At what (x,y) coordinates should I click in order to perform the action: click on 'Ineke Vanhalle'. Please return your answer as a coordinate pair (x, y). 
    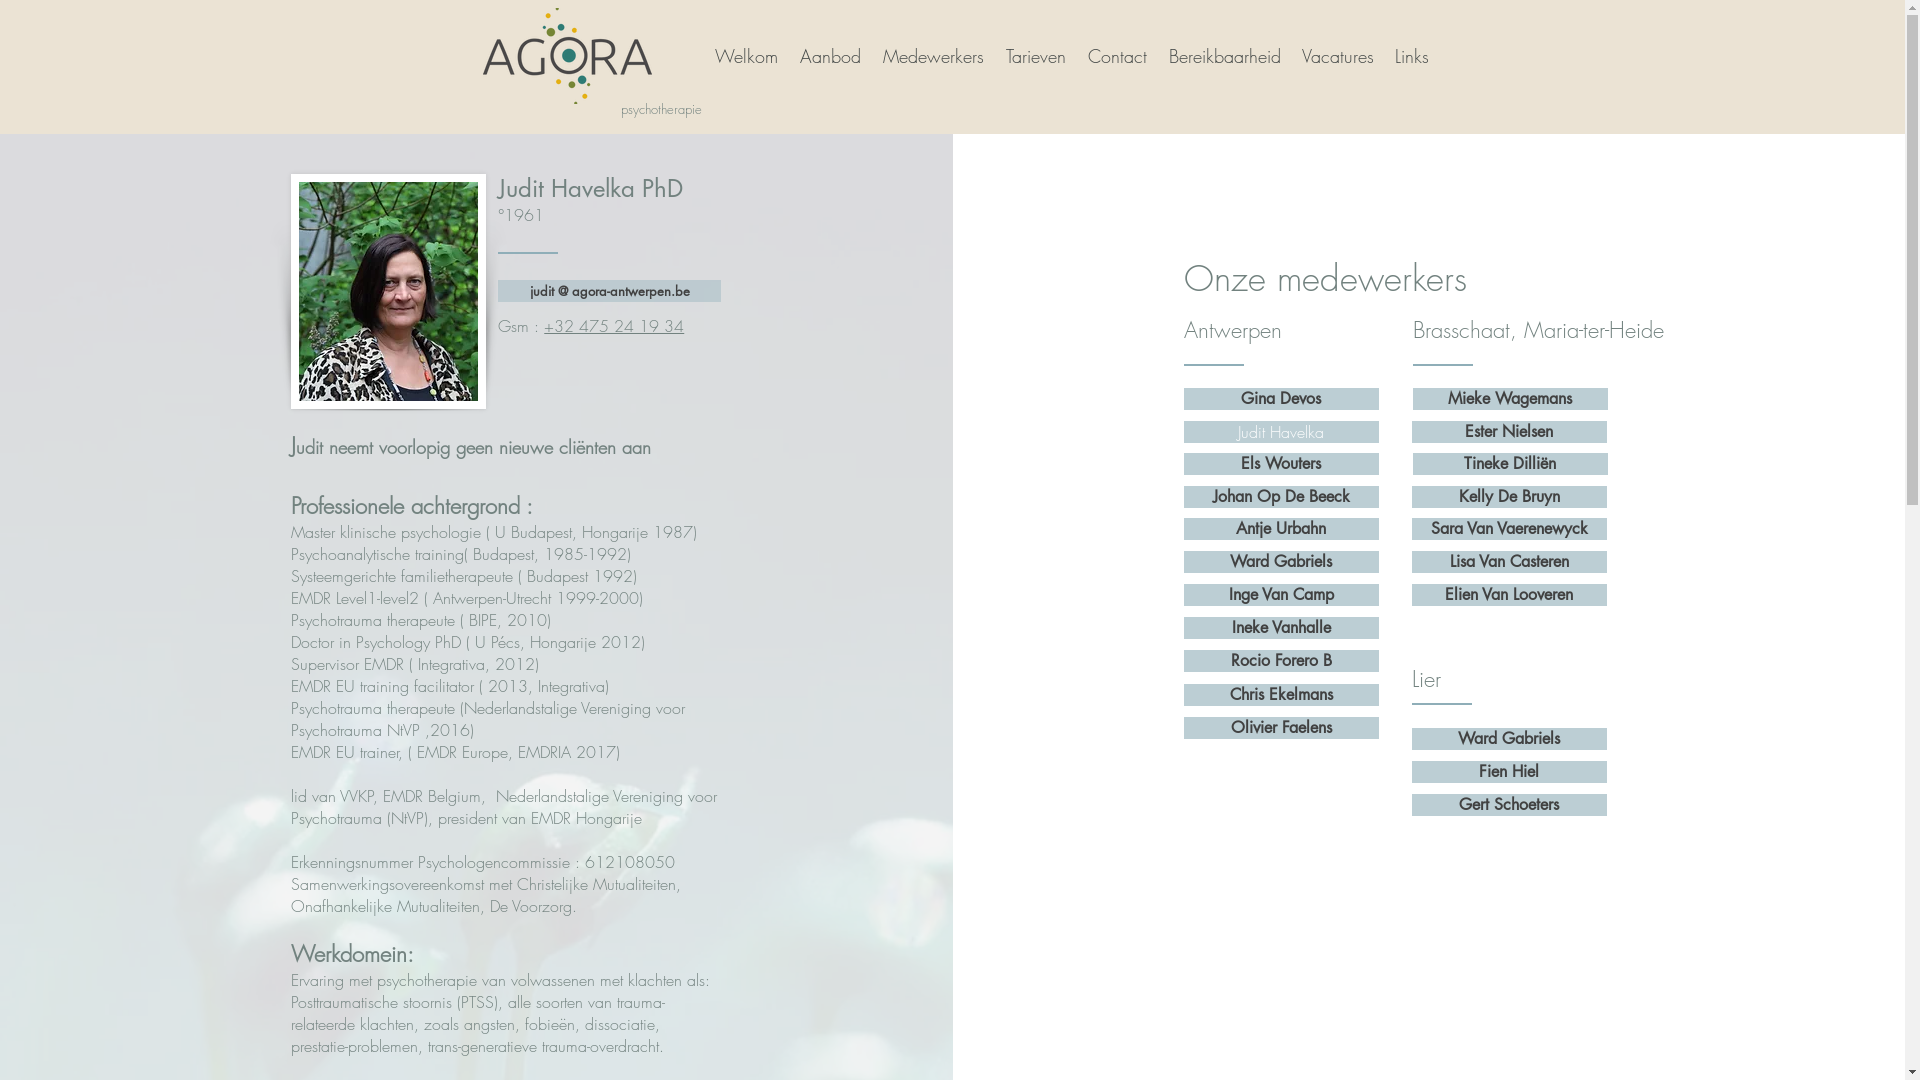
    Looking at the image, I should click on (1281, 627).